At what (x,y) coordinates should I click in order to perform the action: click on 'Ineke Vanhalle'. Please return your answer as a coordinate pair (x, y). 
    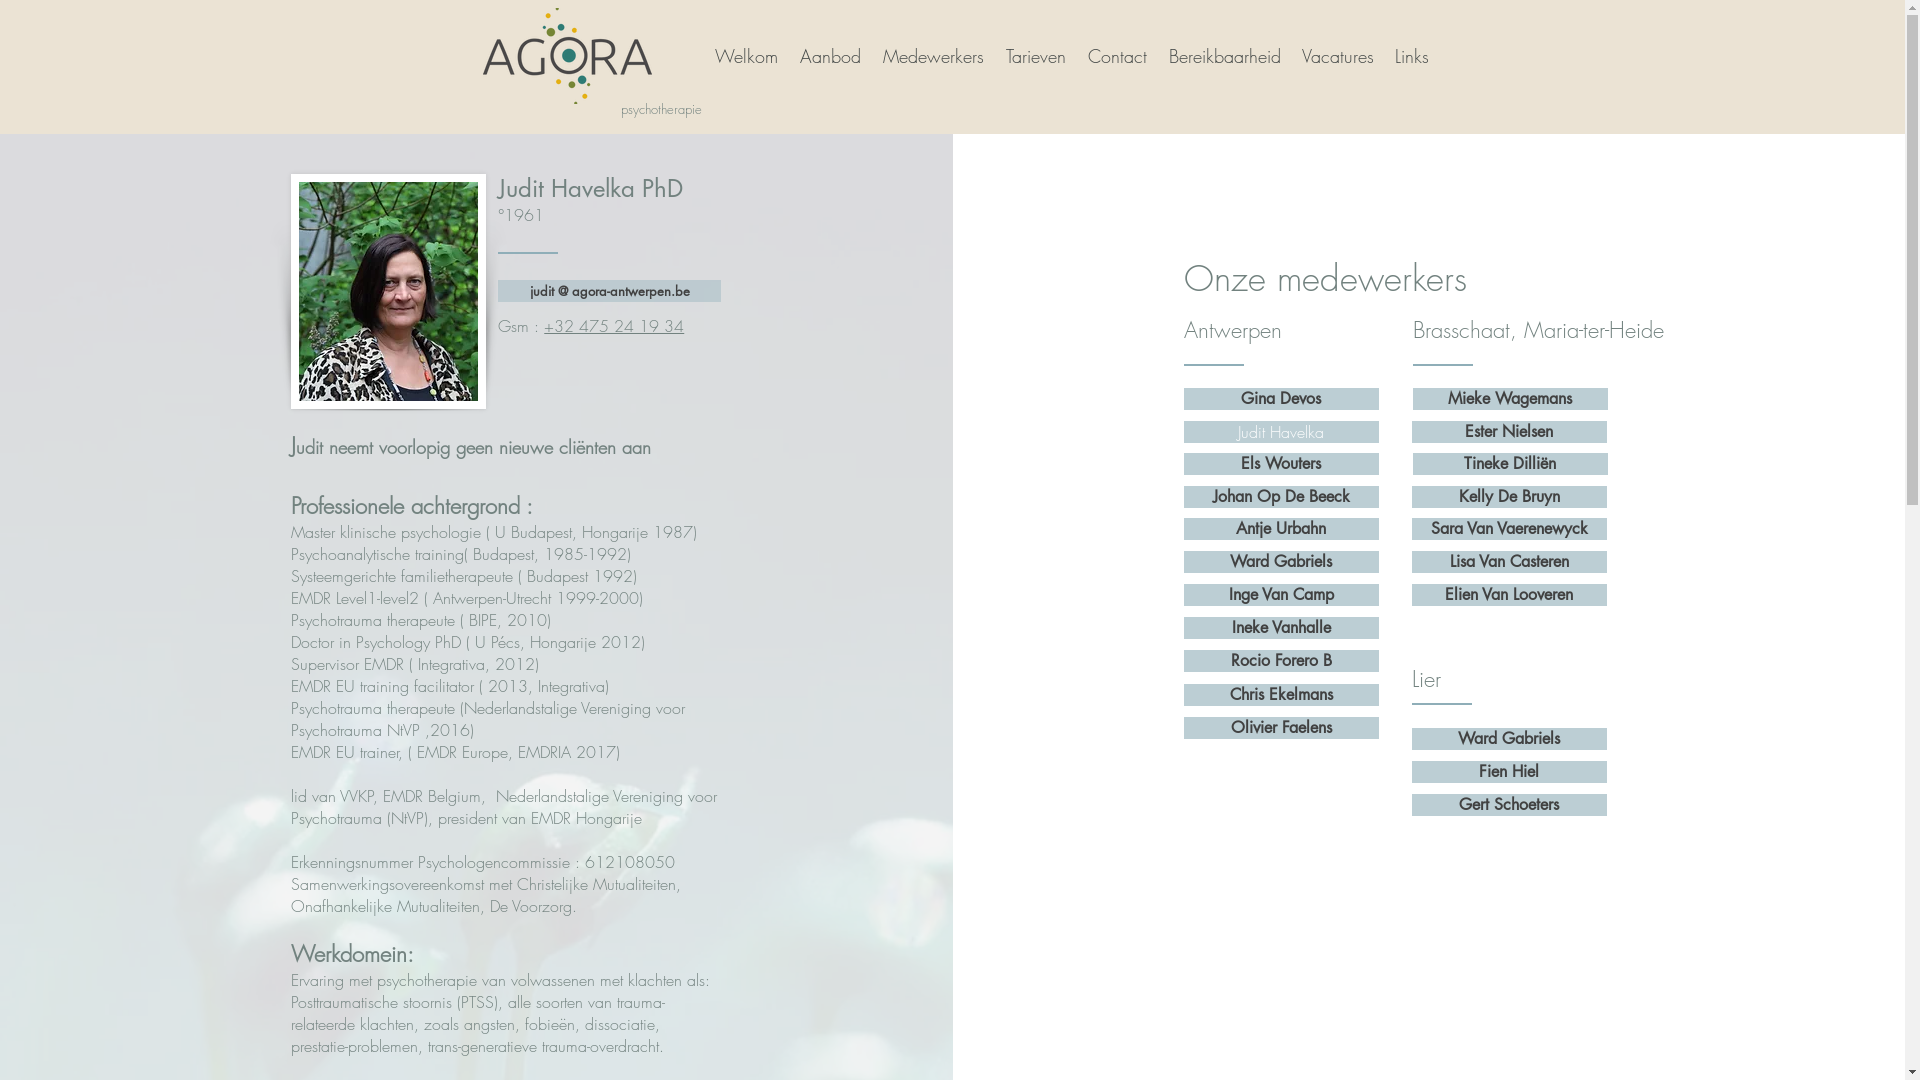
    Looking at the image, I should click on (1281, 627).